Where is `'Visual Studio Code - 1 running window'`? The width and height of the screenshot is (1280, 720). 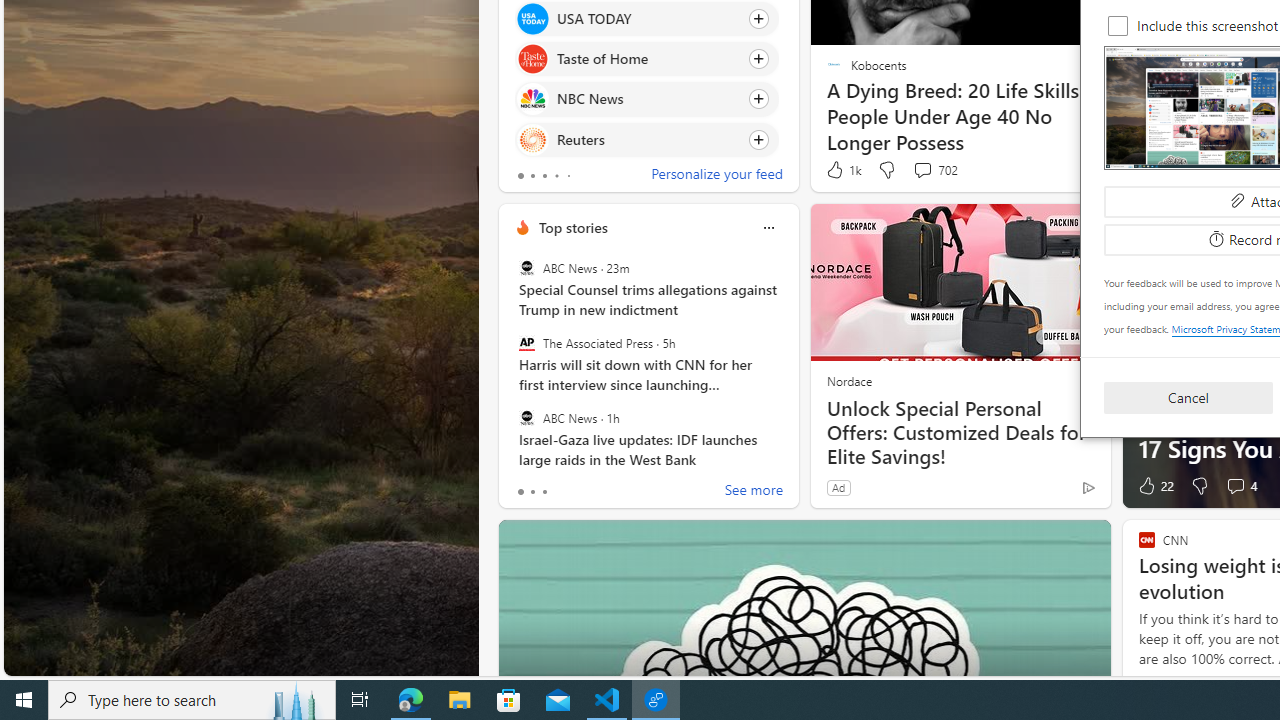
'Visual Studio Code - 1 running window' is located at coordinates (606, 698).